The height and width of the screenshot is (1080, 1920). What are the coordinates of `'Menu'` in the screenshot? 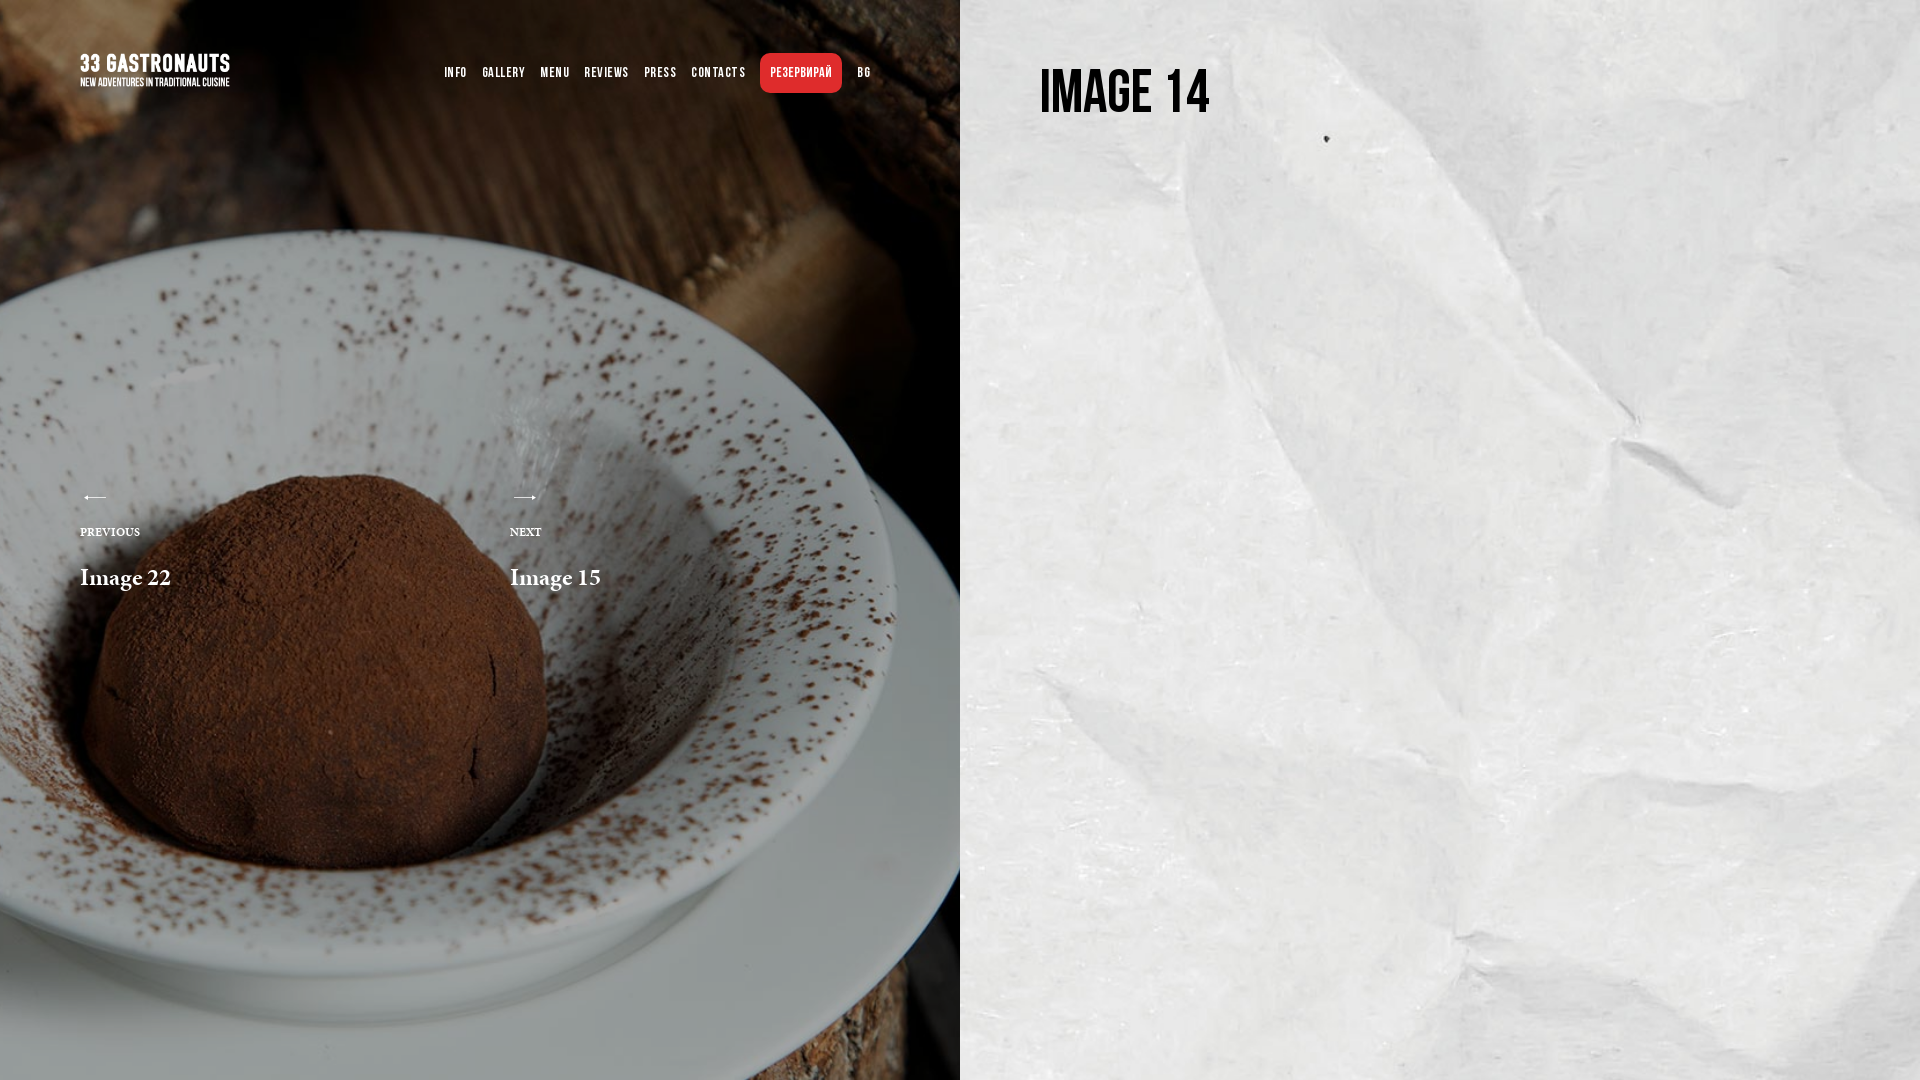 It's located at (554, 72).